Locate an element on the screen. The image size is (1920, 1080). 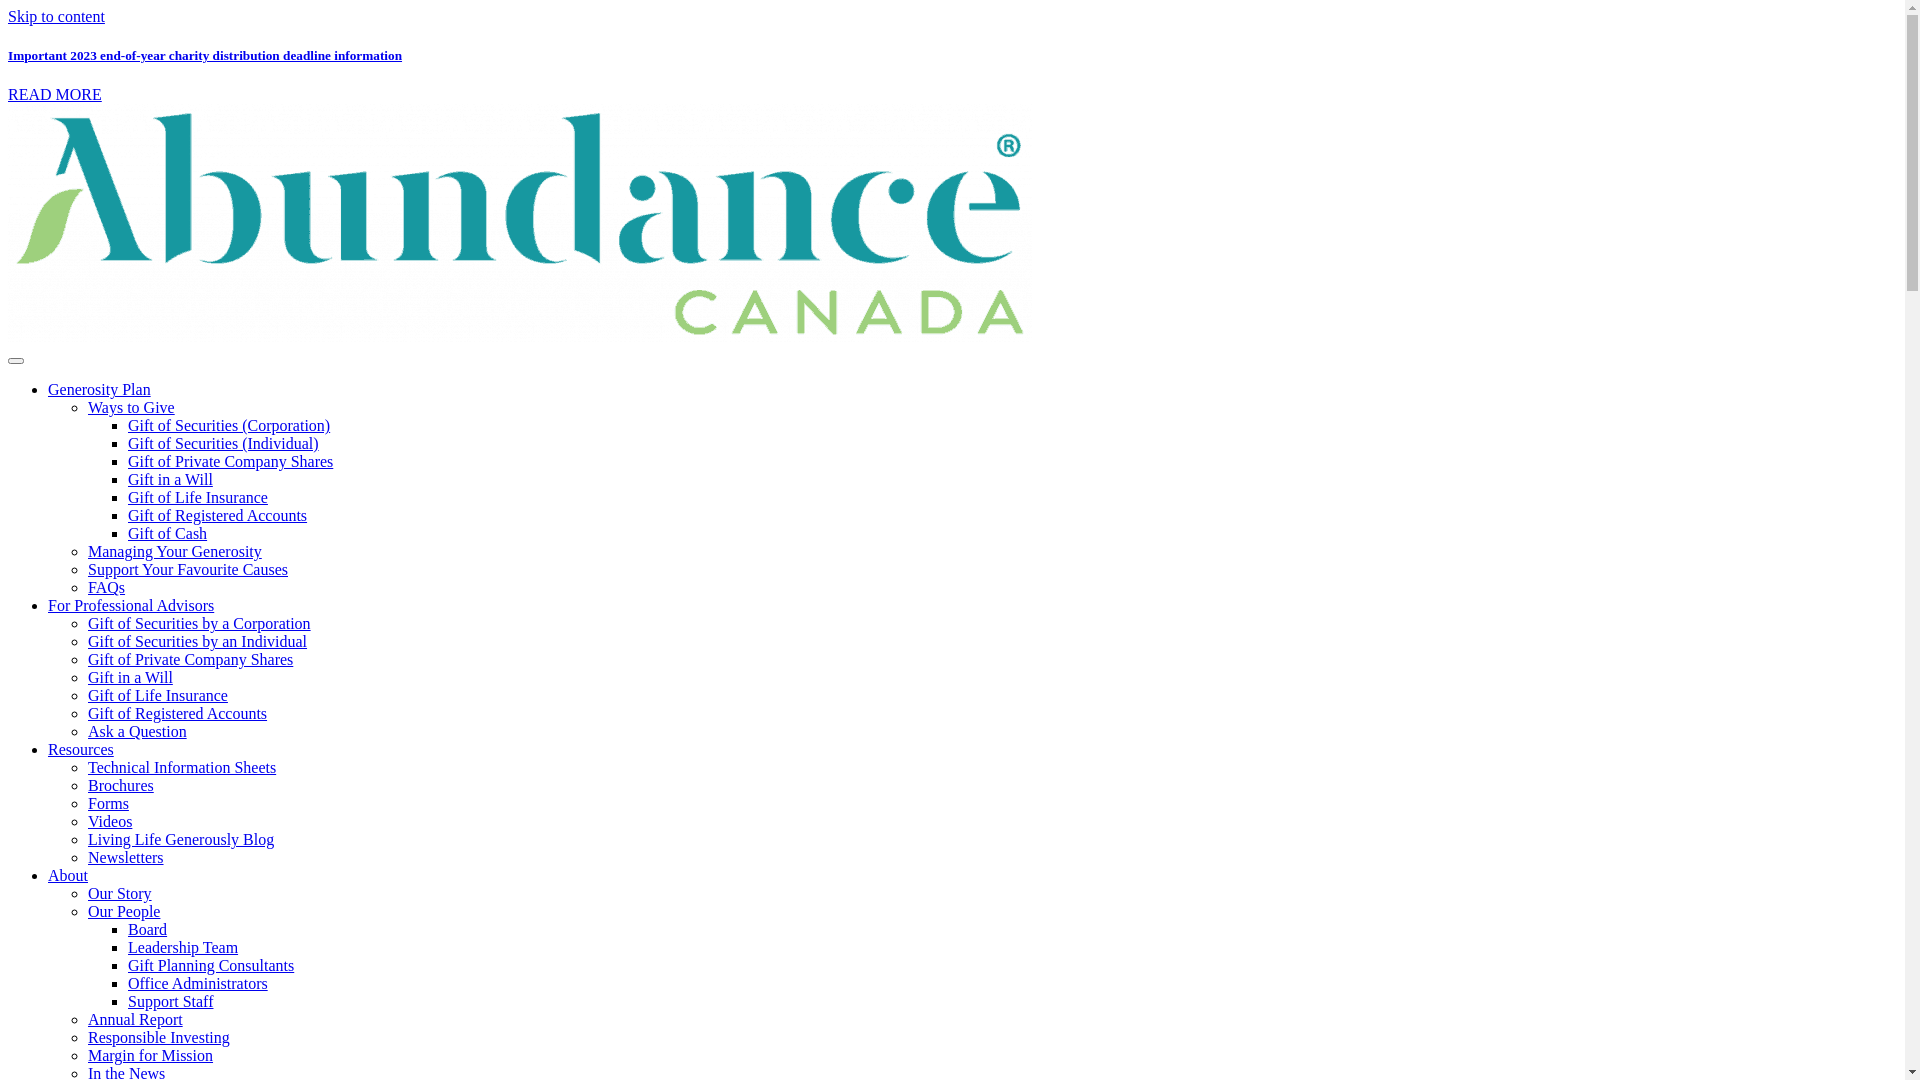
'Our People' is located at coordinates (123, 911).